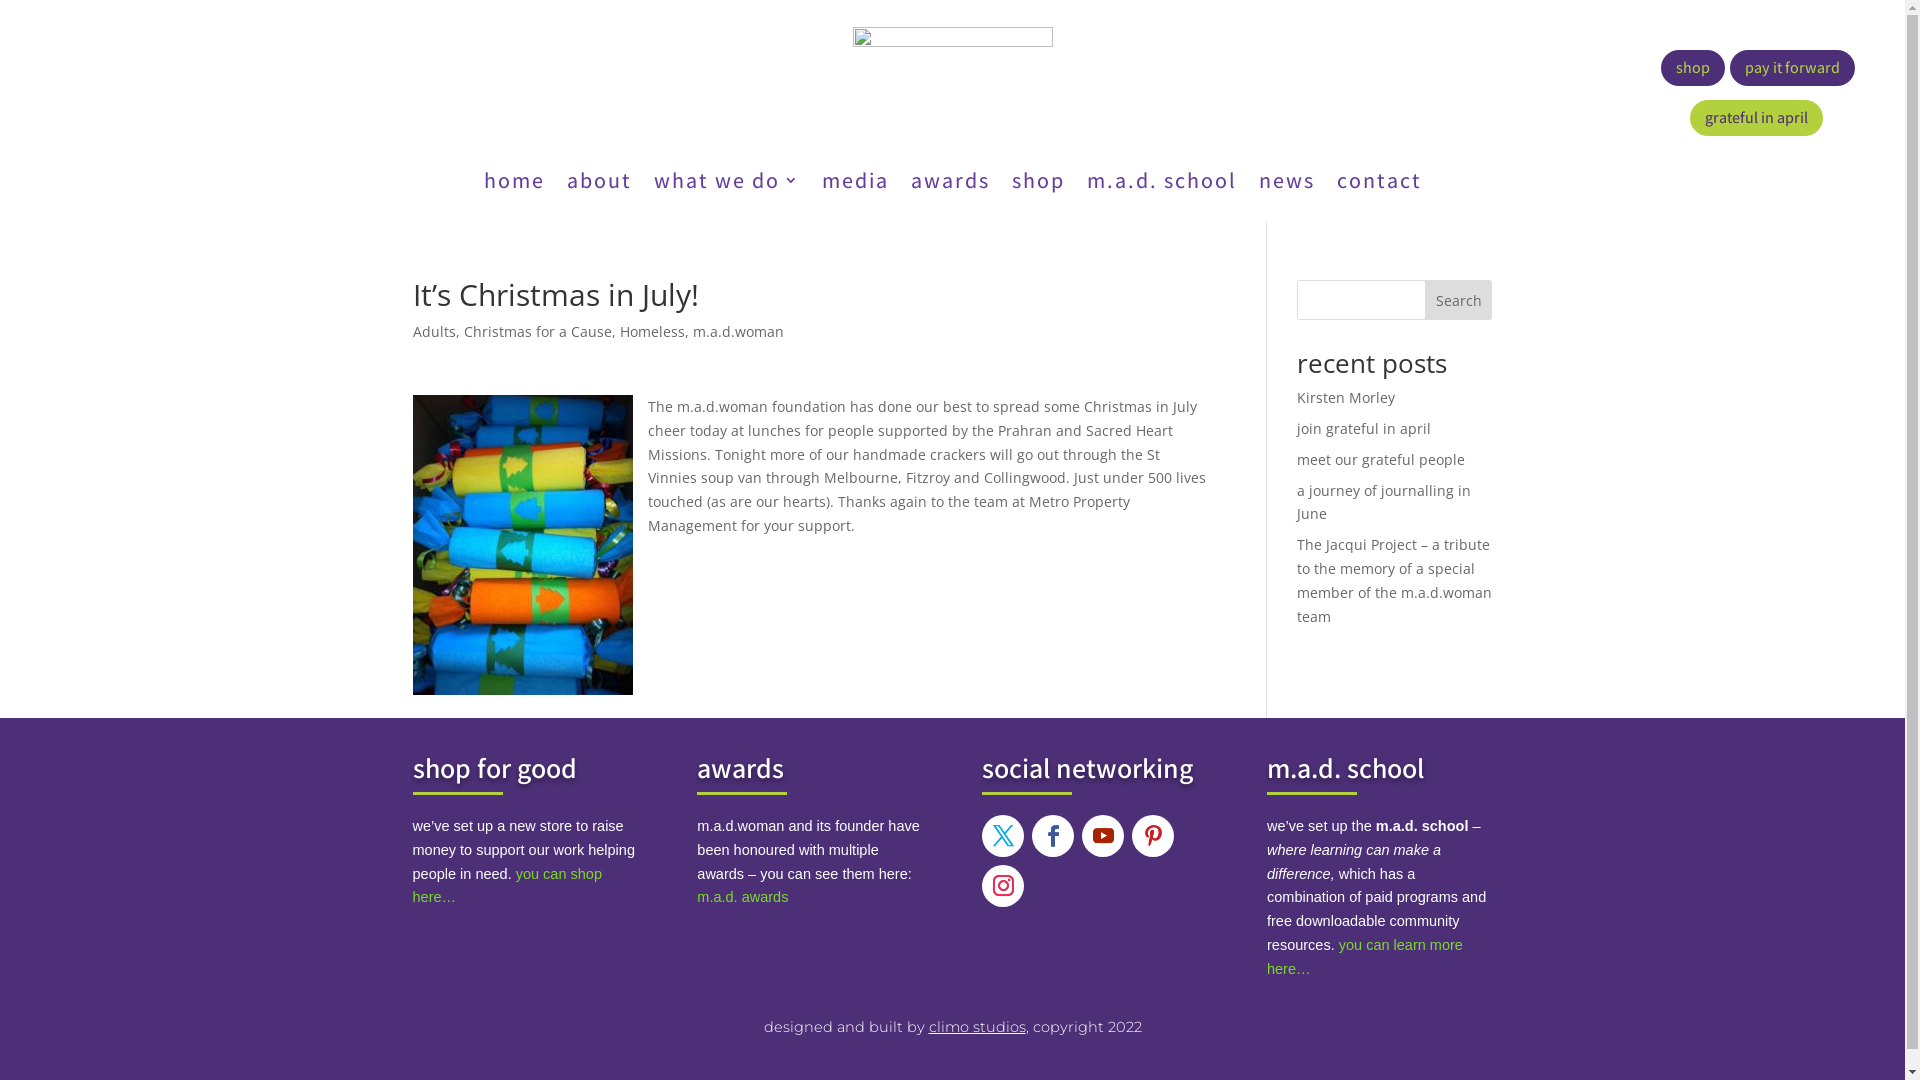 This screenshot has height=1080, width=1920. Describe the element at coordinates (1459, 300) in the screenshot. I see `'Search'` at that location.